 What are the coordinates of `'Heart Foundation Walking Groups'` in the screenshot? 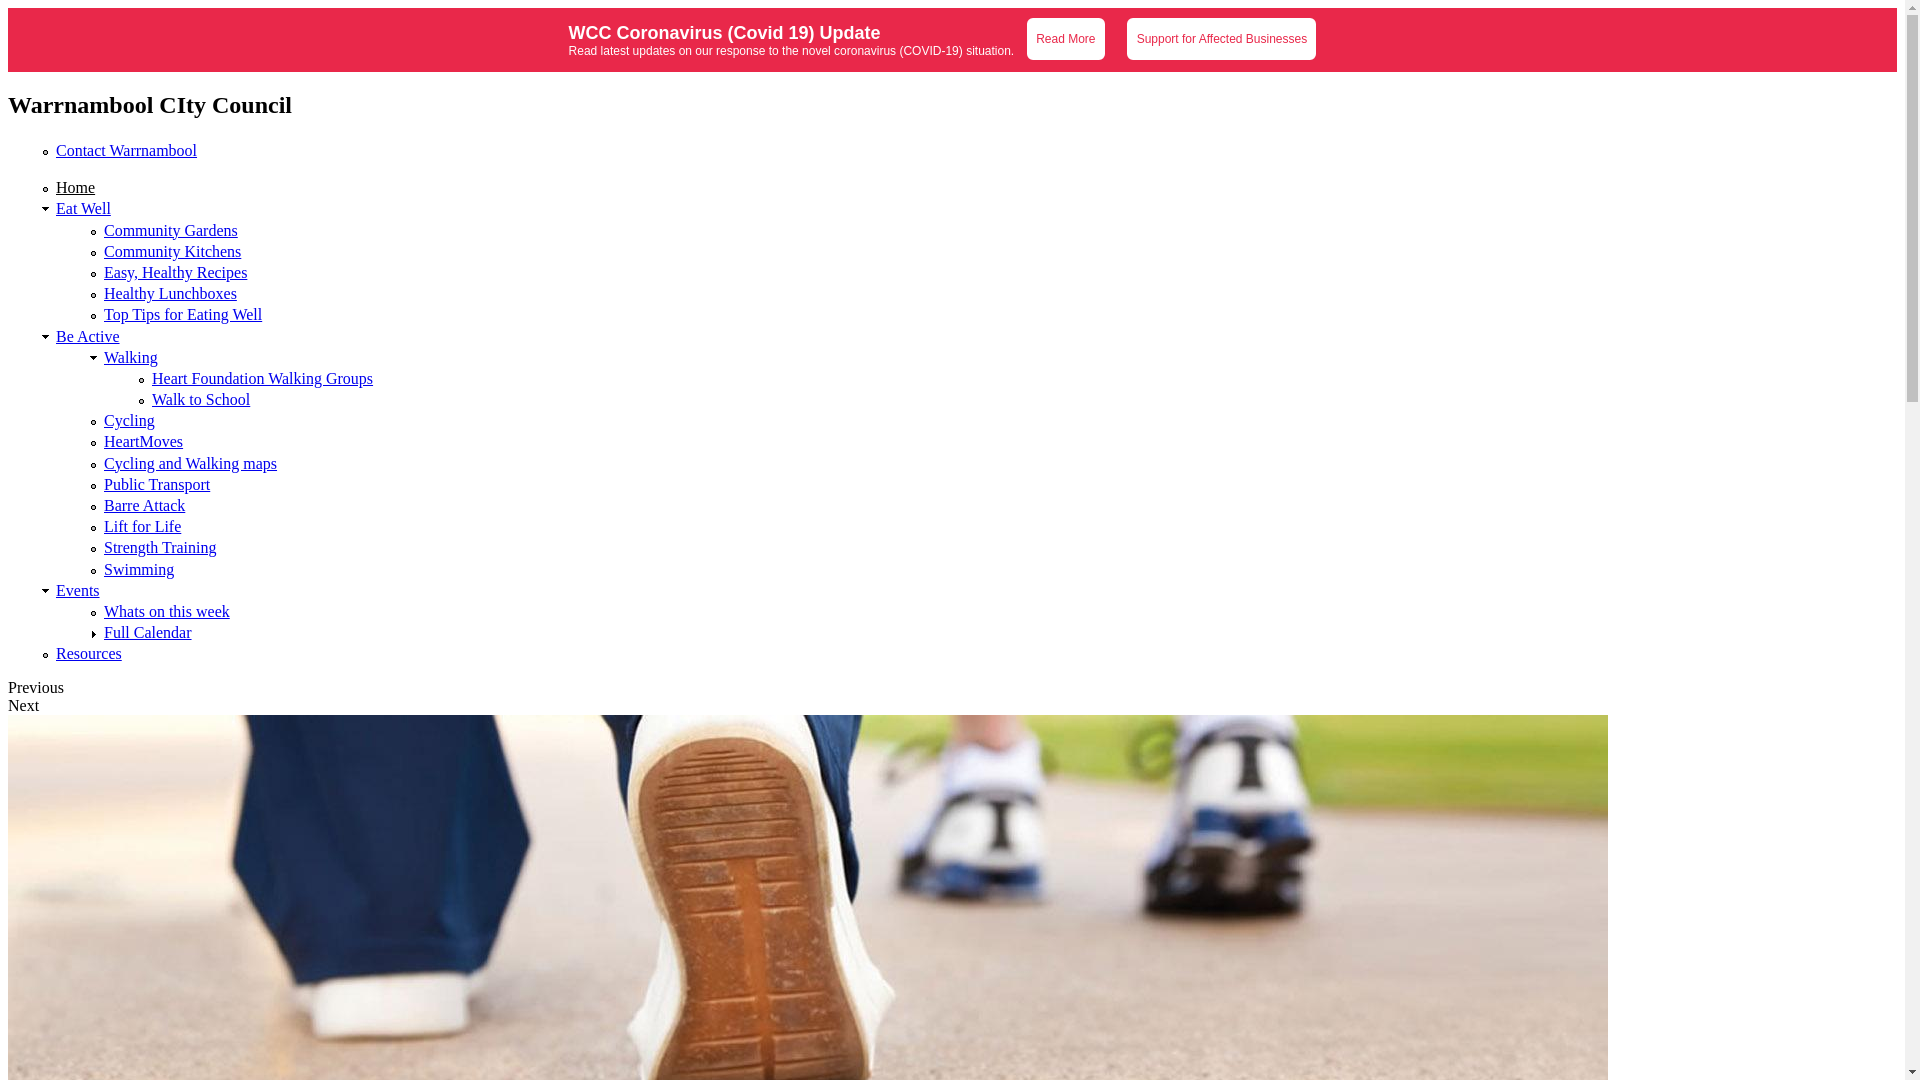 It's located at (261, 378).